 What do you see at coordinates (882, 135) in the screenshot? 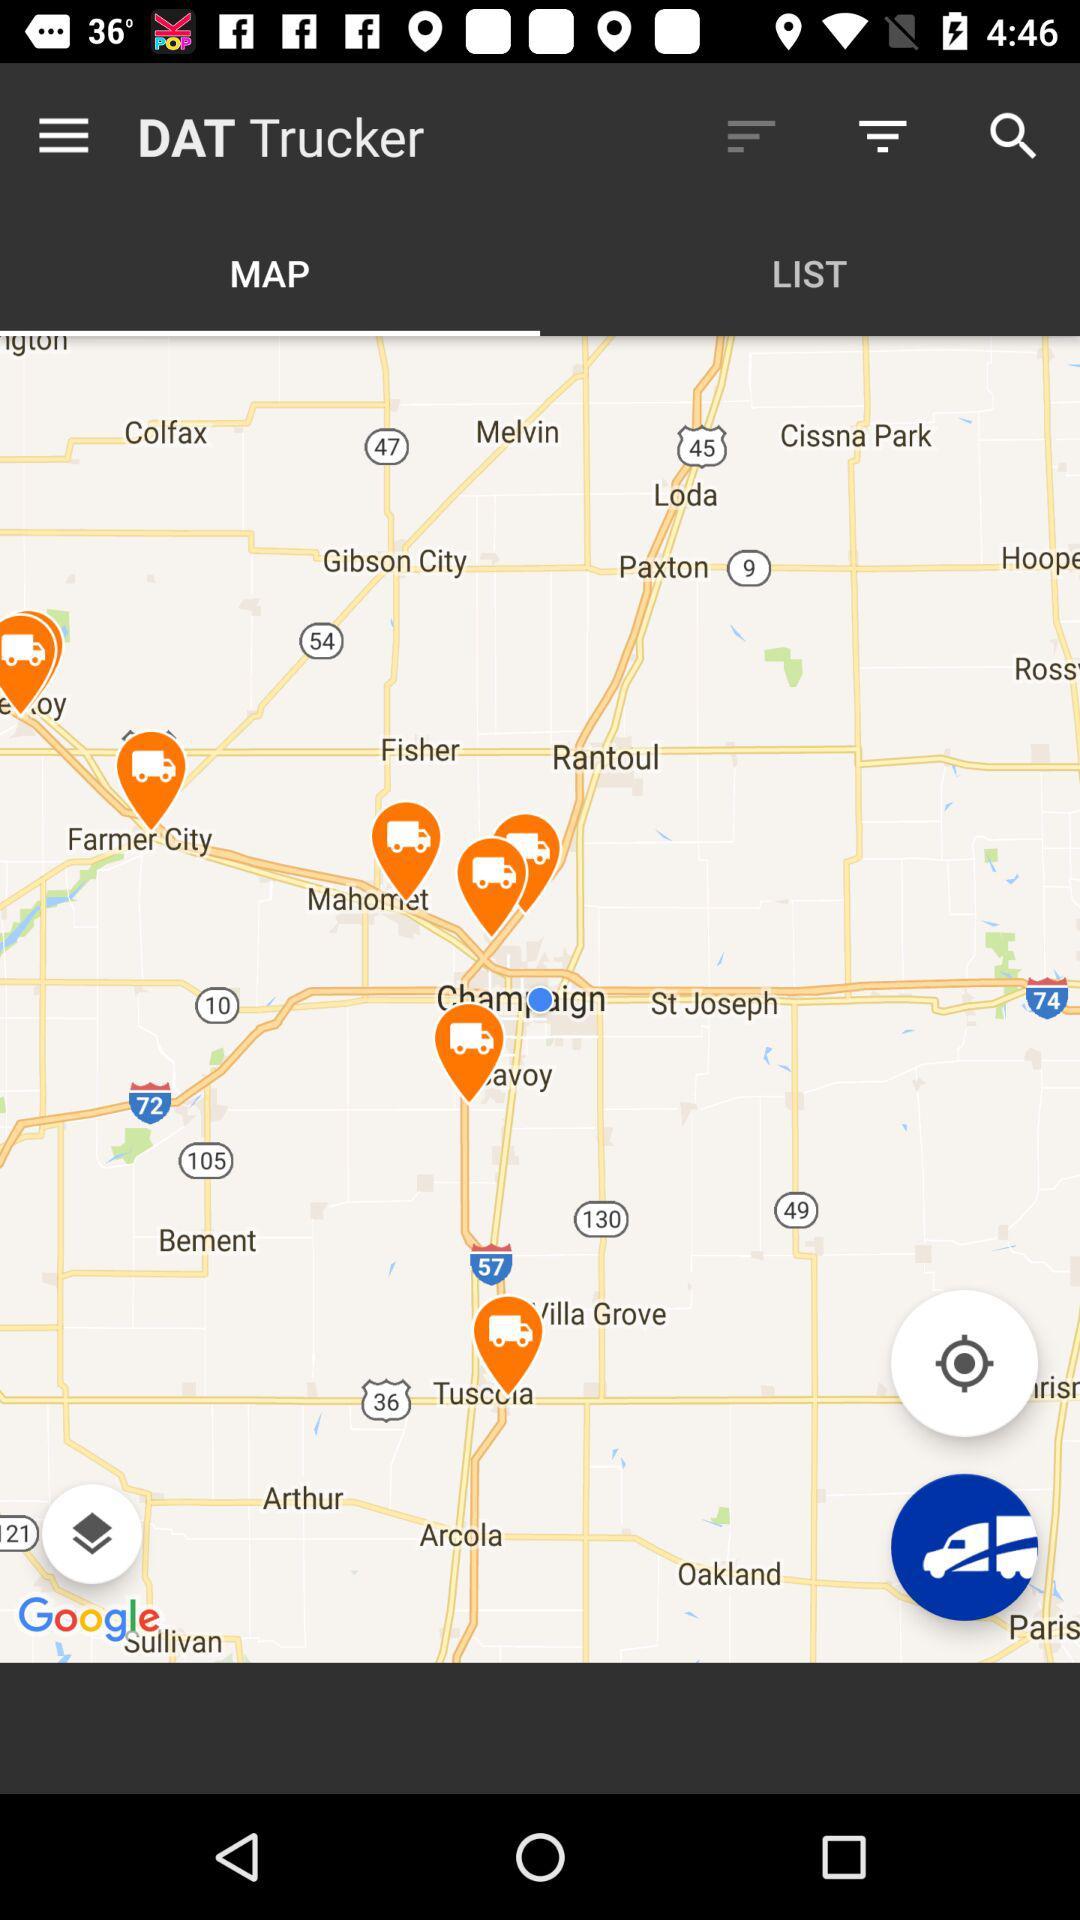
I see `the item above the list` at bounding box center [882, 135].